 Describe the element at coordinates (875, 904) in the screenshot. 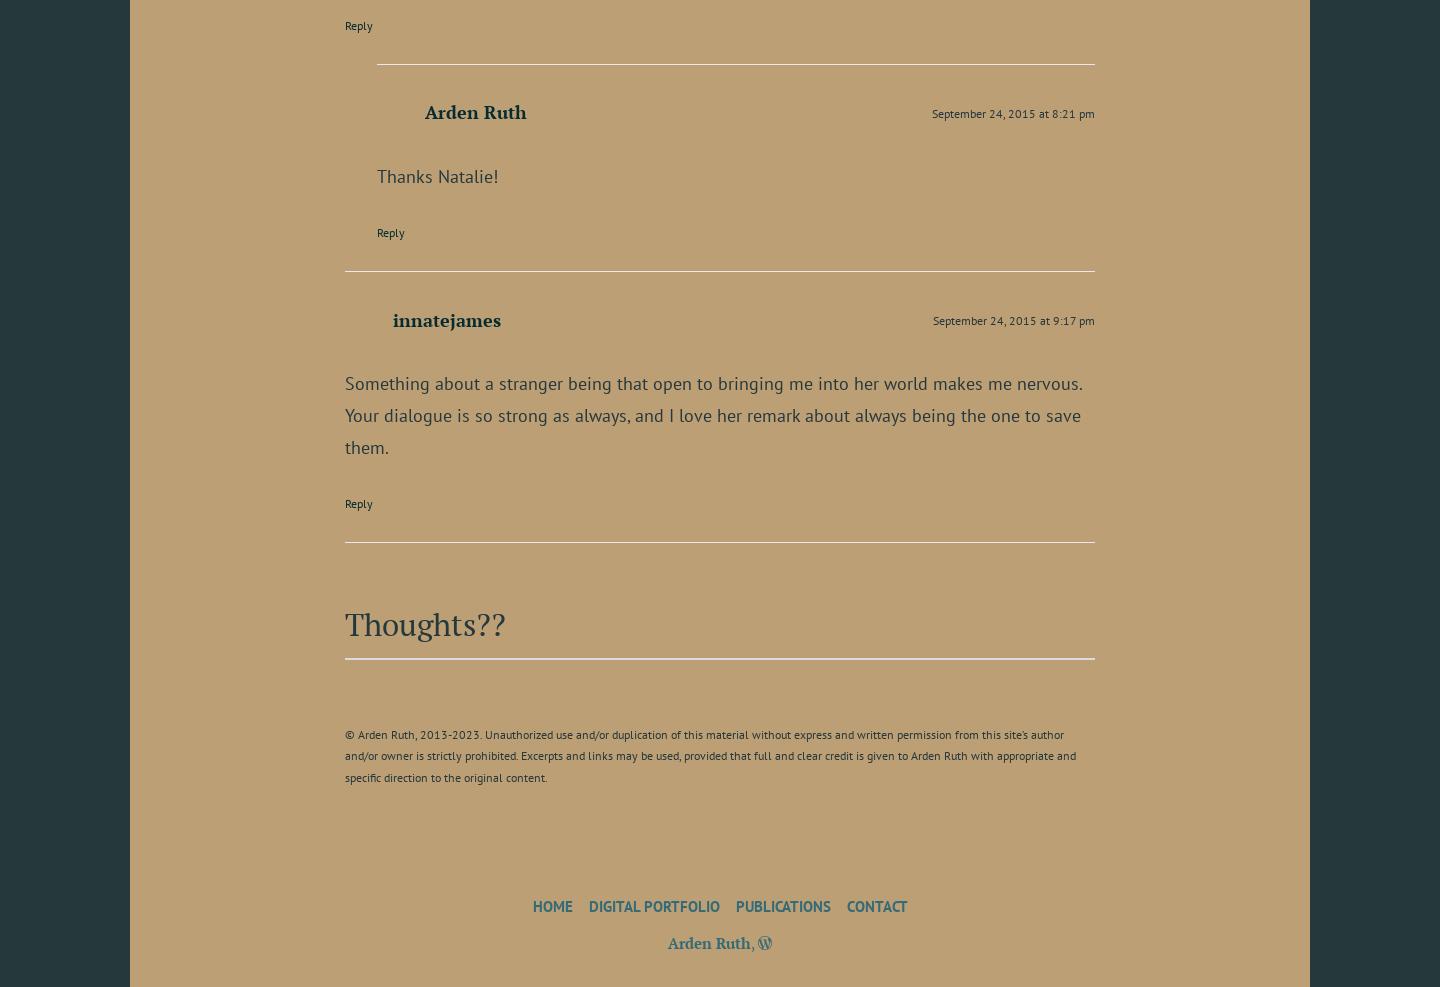

I see `'contact'` at that location.